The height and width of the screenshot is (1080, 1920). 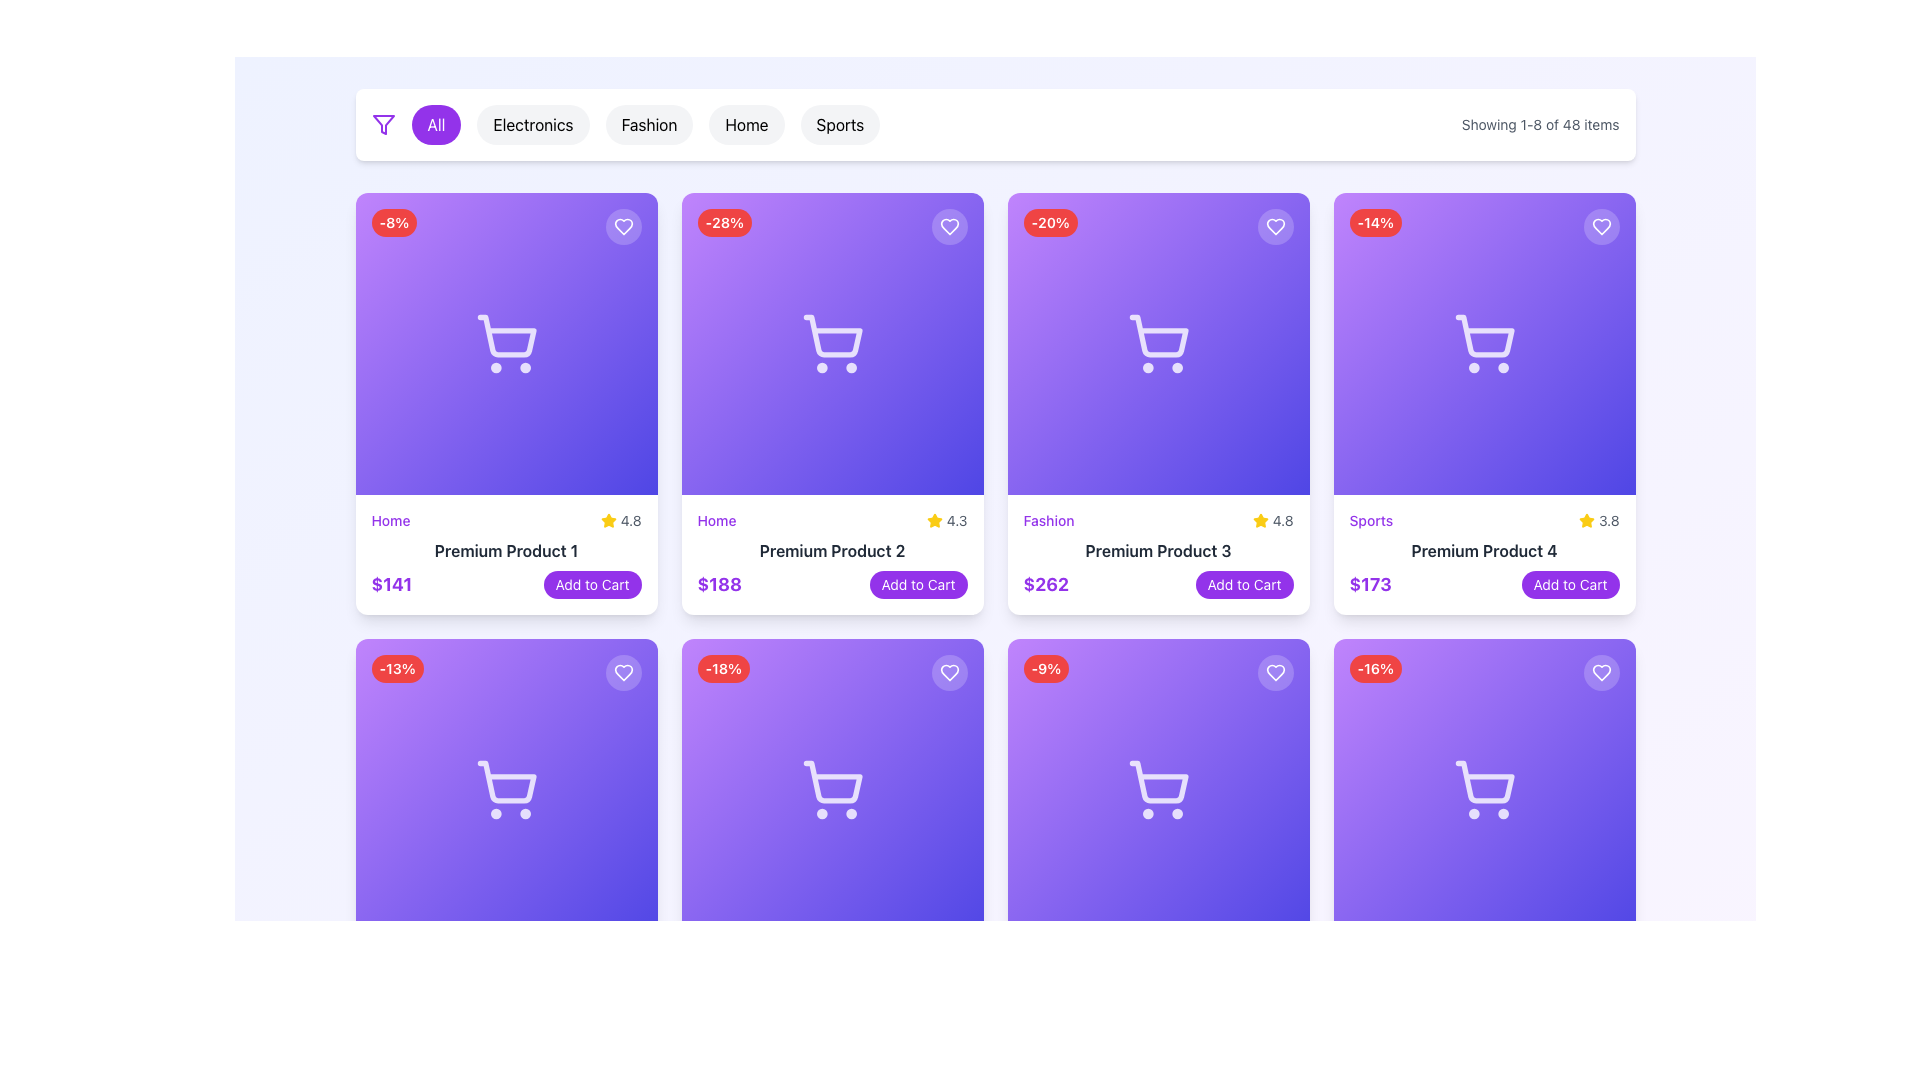 What do you see at coordinates (1569, 585) in the screenshot?
I see `the 'Add to Cart' button, a rectangular purple button with white text located in the bottom right section of the fourth product card` at bounding box center [1569, 585].